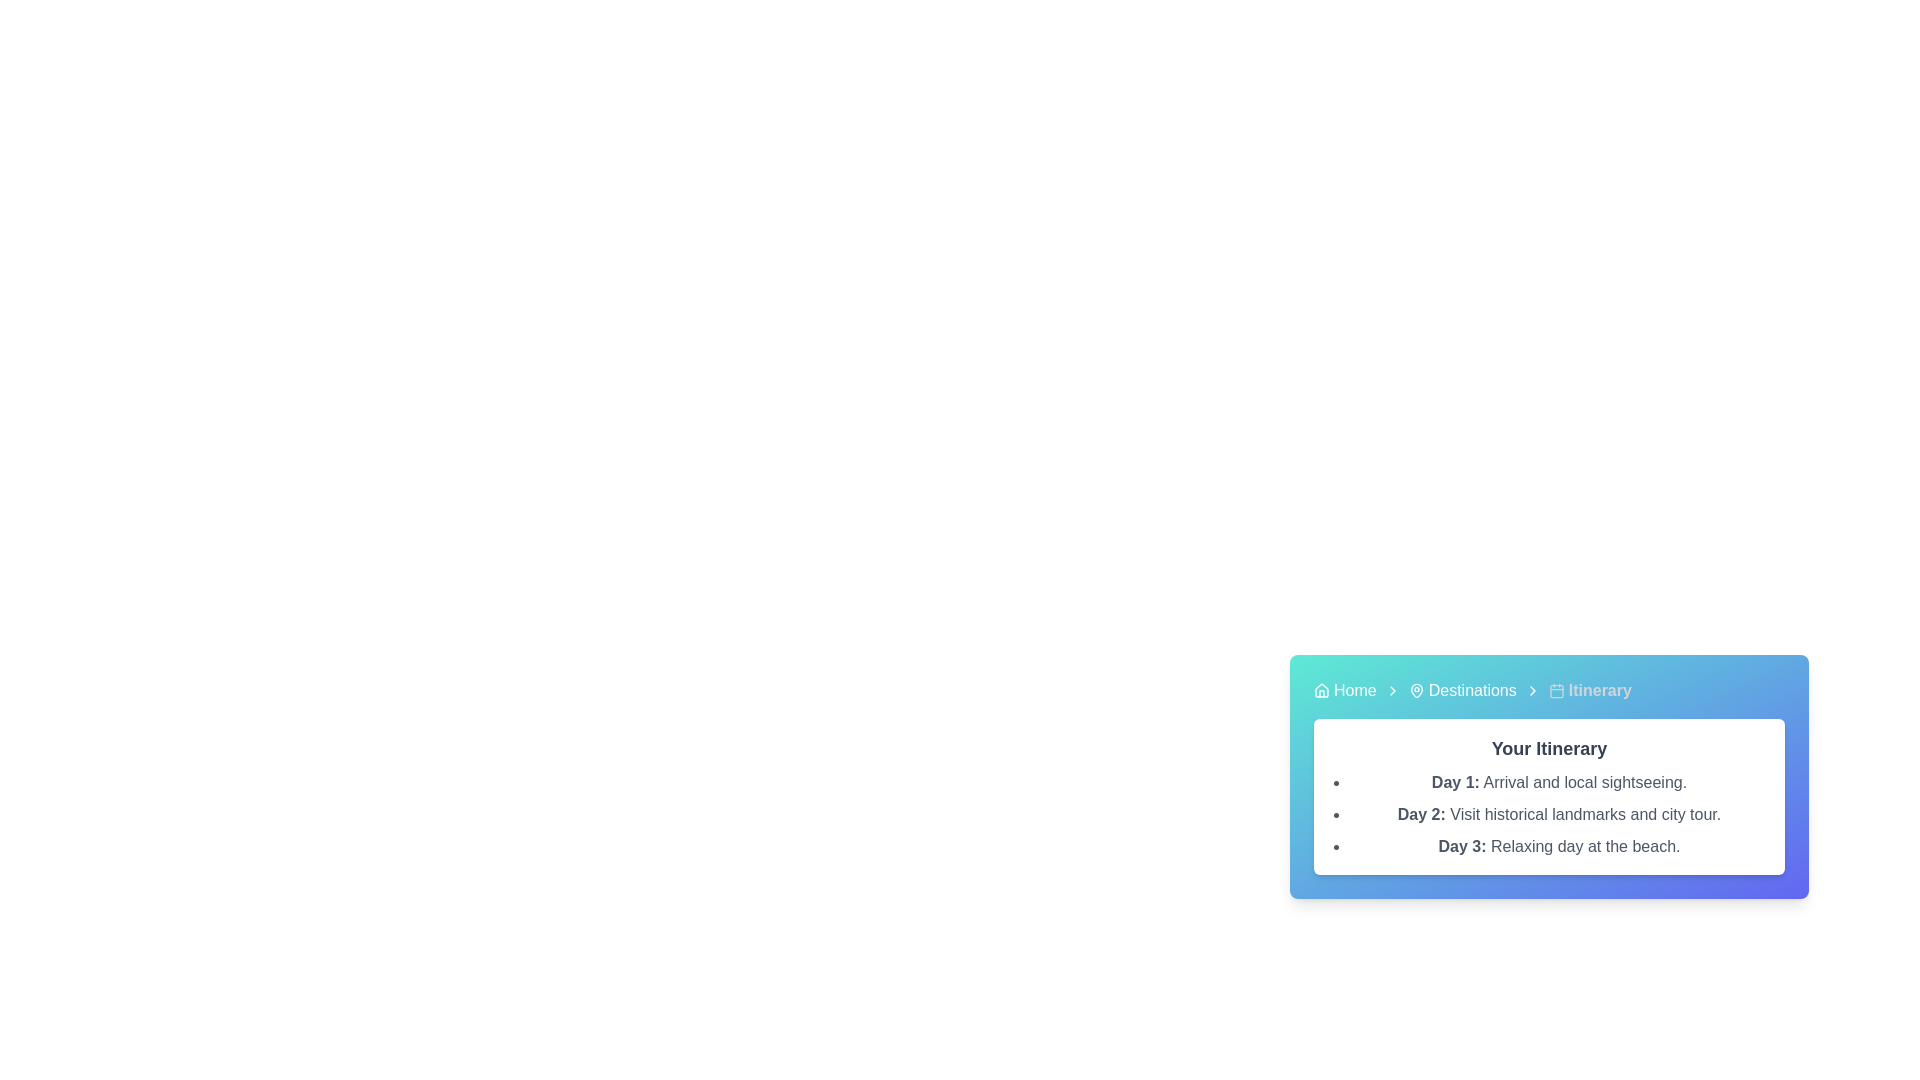  What do you see at coordinates (1420, 814) in the screenshot?
I see `text content of the Text Label marking the second day in the itinerary, which is positioned beneath 'Day 1: Arrival and local sightseeing.'` at bounding box center [1420, 814].